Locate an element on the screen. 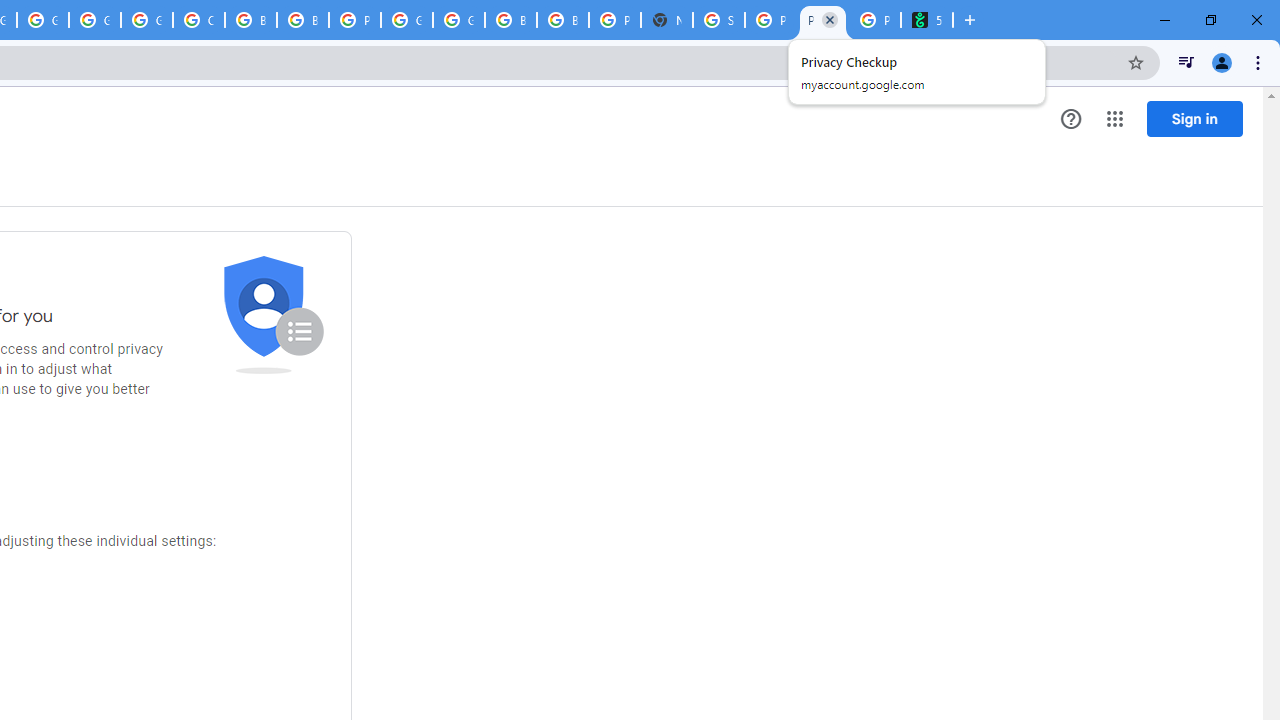  'Privacy Checkup' is located at coordinates (823, 20).